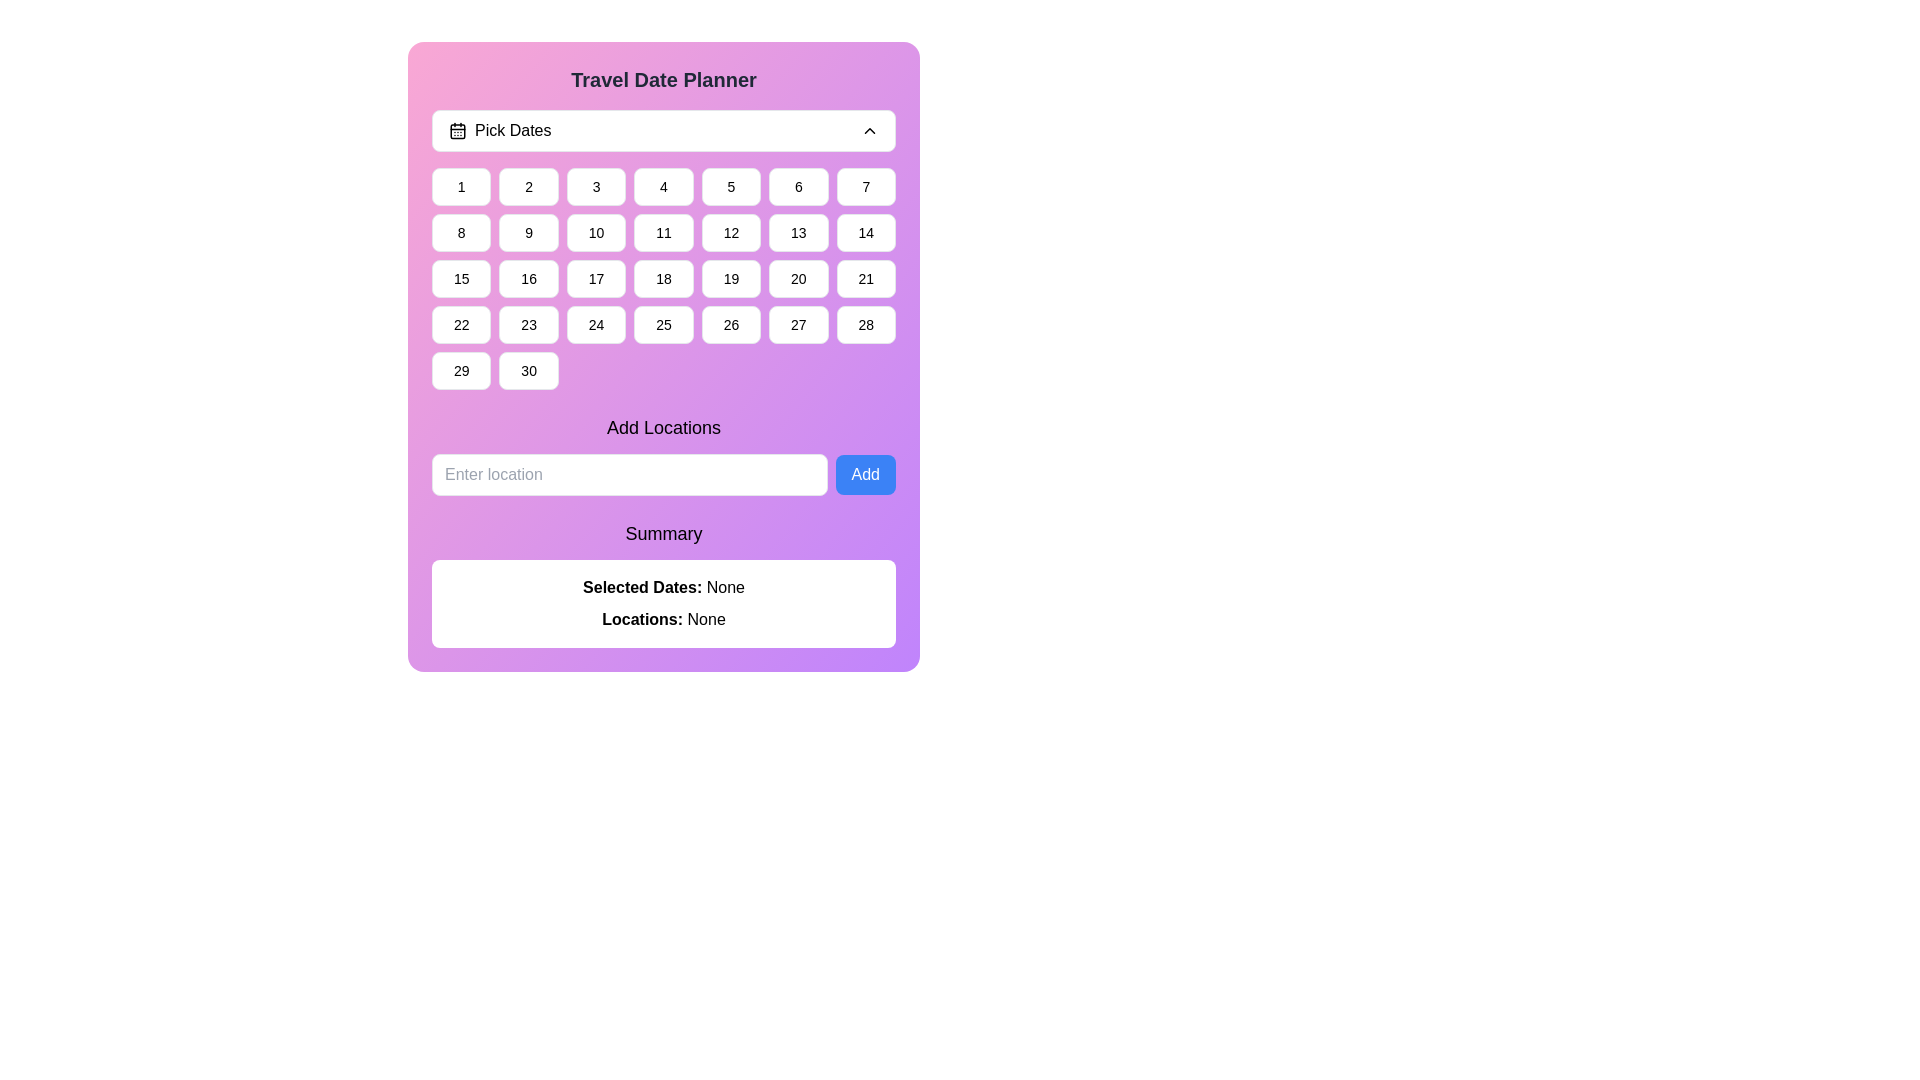 The width and height of the screenshot is (1920, 1080). What do you see at coordinates (797, 231) in the screenshot?
I see `the date selection button for the 13th in the second row and sixth column of the grid under the 'Pick Dates' label to observe the hover effect` at bounding box center [797, 231].